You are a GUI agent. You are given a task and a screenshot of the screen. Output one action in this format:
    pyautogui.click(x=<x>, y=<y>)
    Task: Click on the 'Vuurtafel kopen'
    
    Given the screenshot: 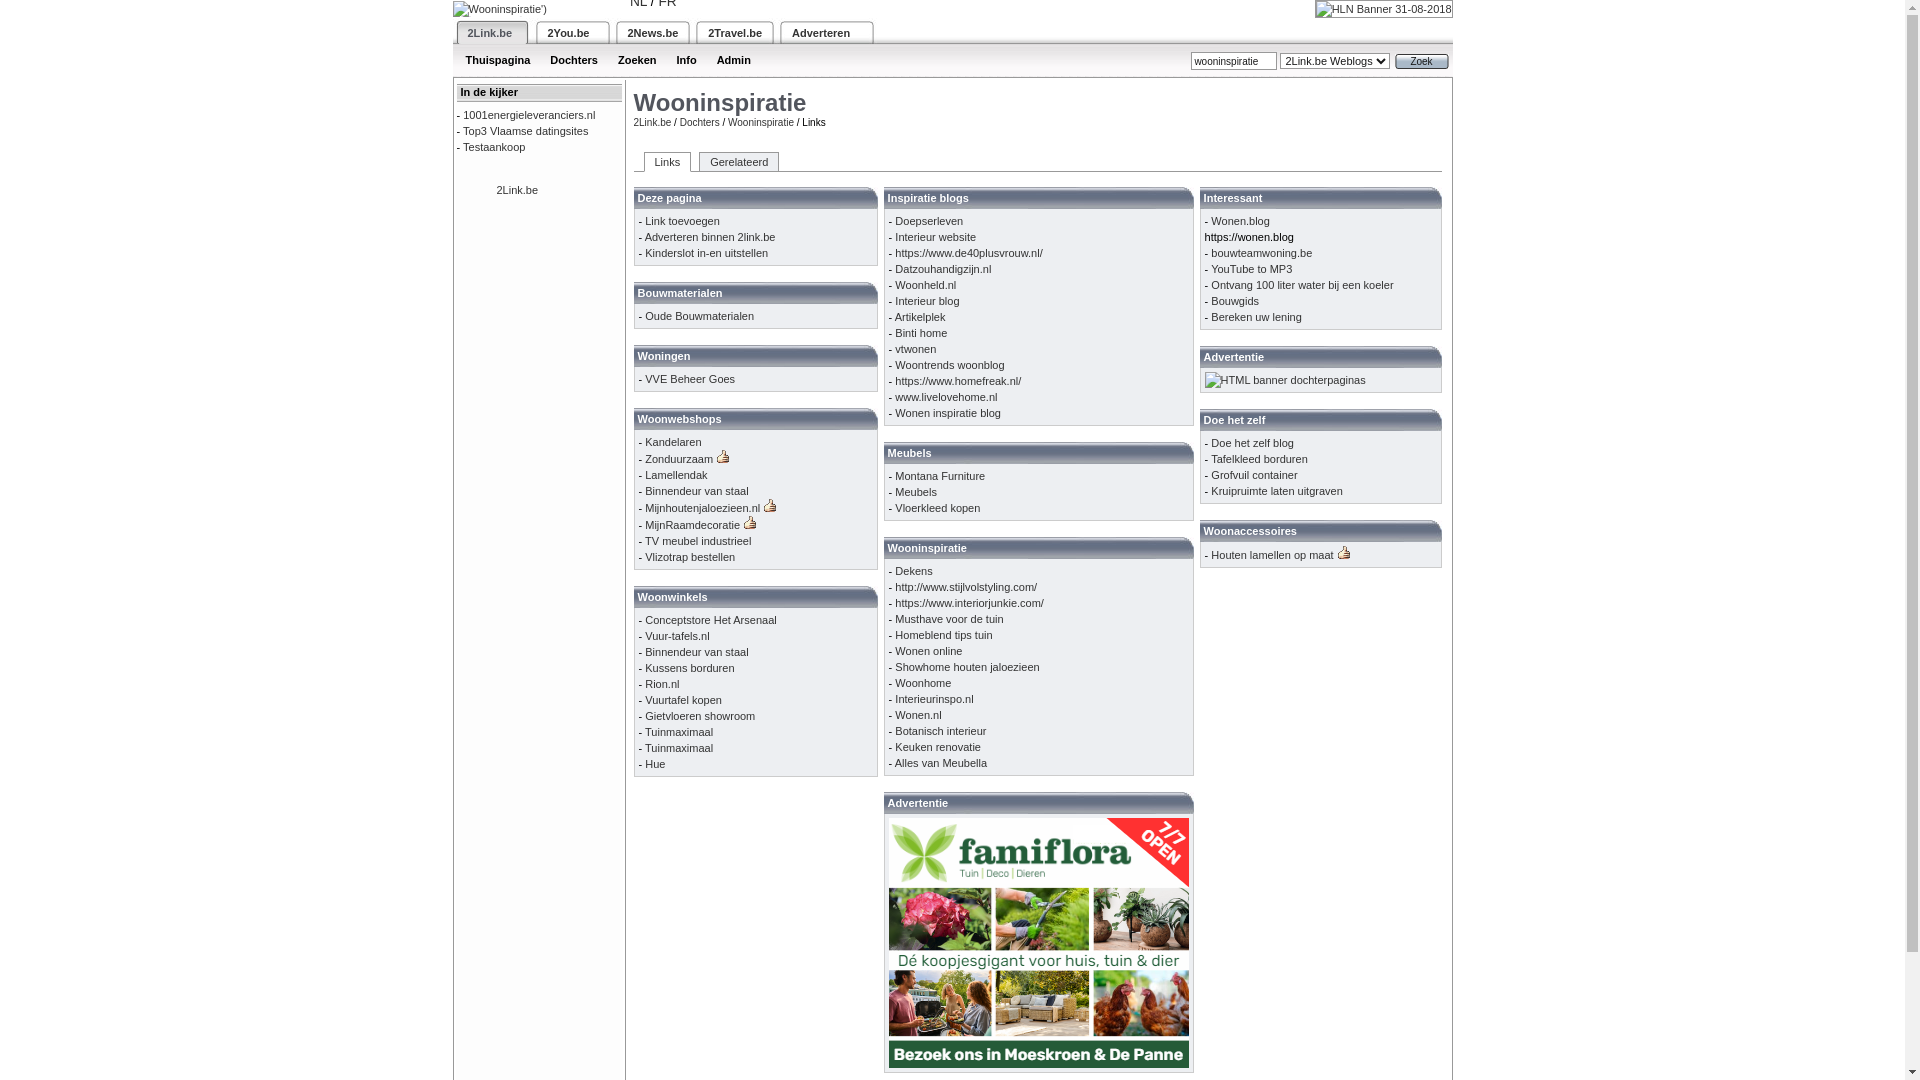 What is the action you would take?
    pyautogui.click(x=683, y=698)
    